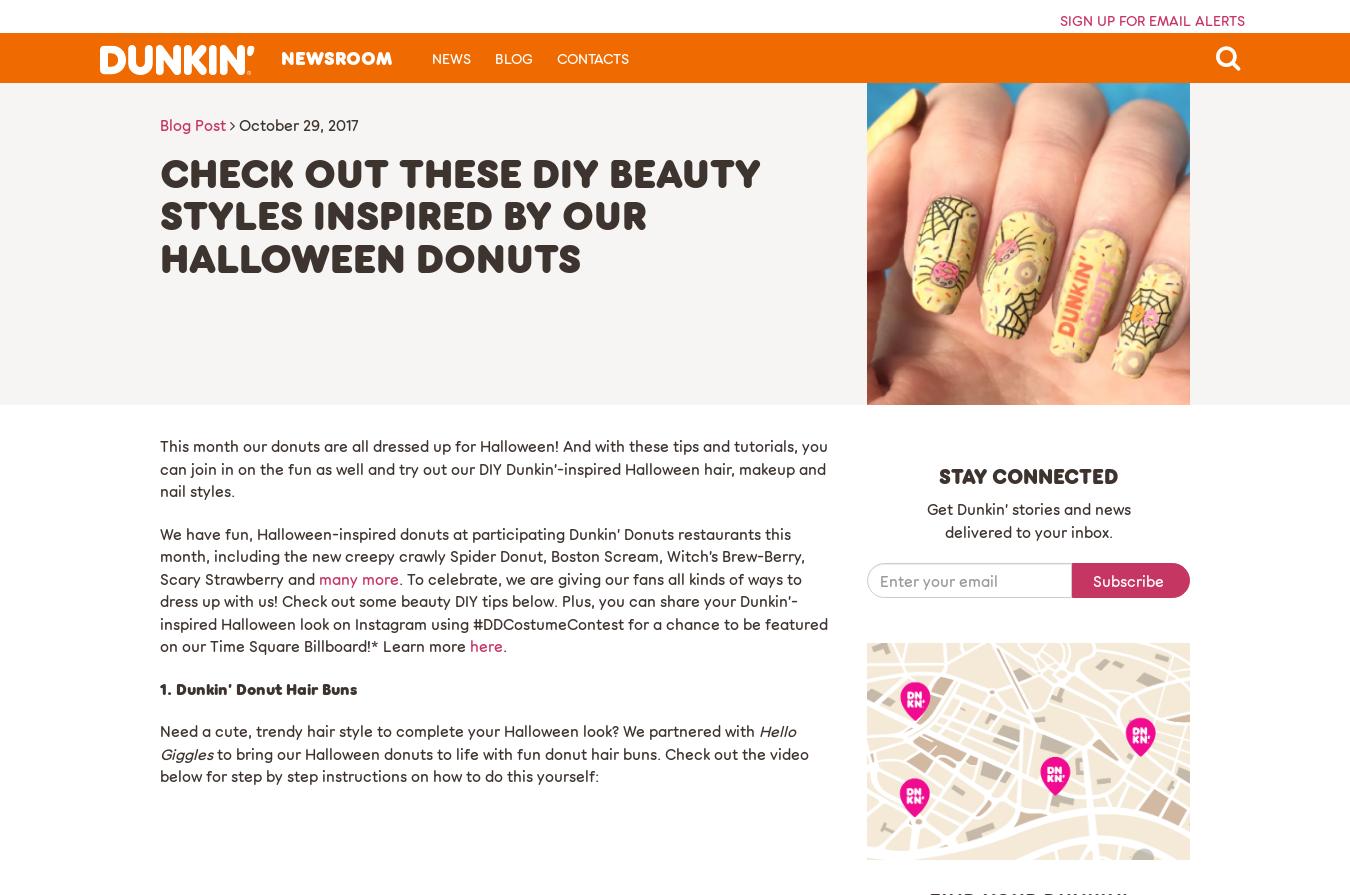 Image resolution: width=1350 pixels, height=895 pixels. What do you see at coordinates (159, 730) in the screenshot?
I see `'Need a cute, trendy hair style to complete your Halloween look? We partnered with'` at bounding box center [159, 730].